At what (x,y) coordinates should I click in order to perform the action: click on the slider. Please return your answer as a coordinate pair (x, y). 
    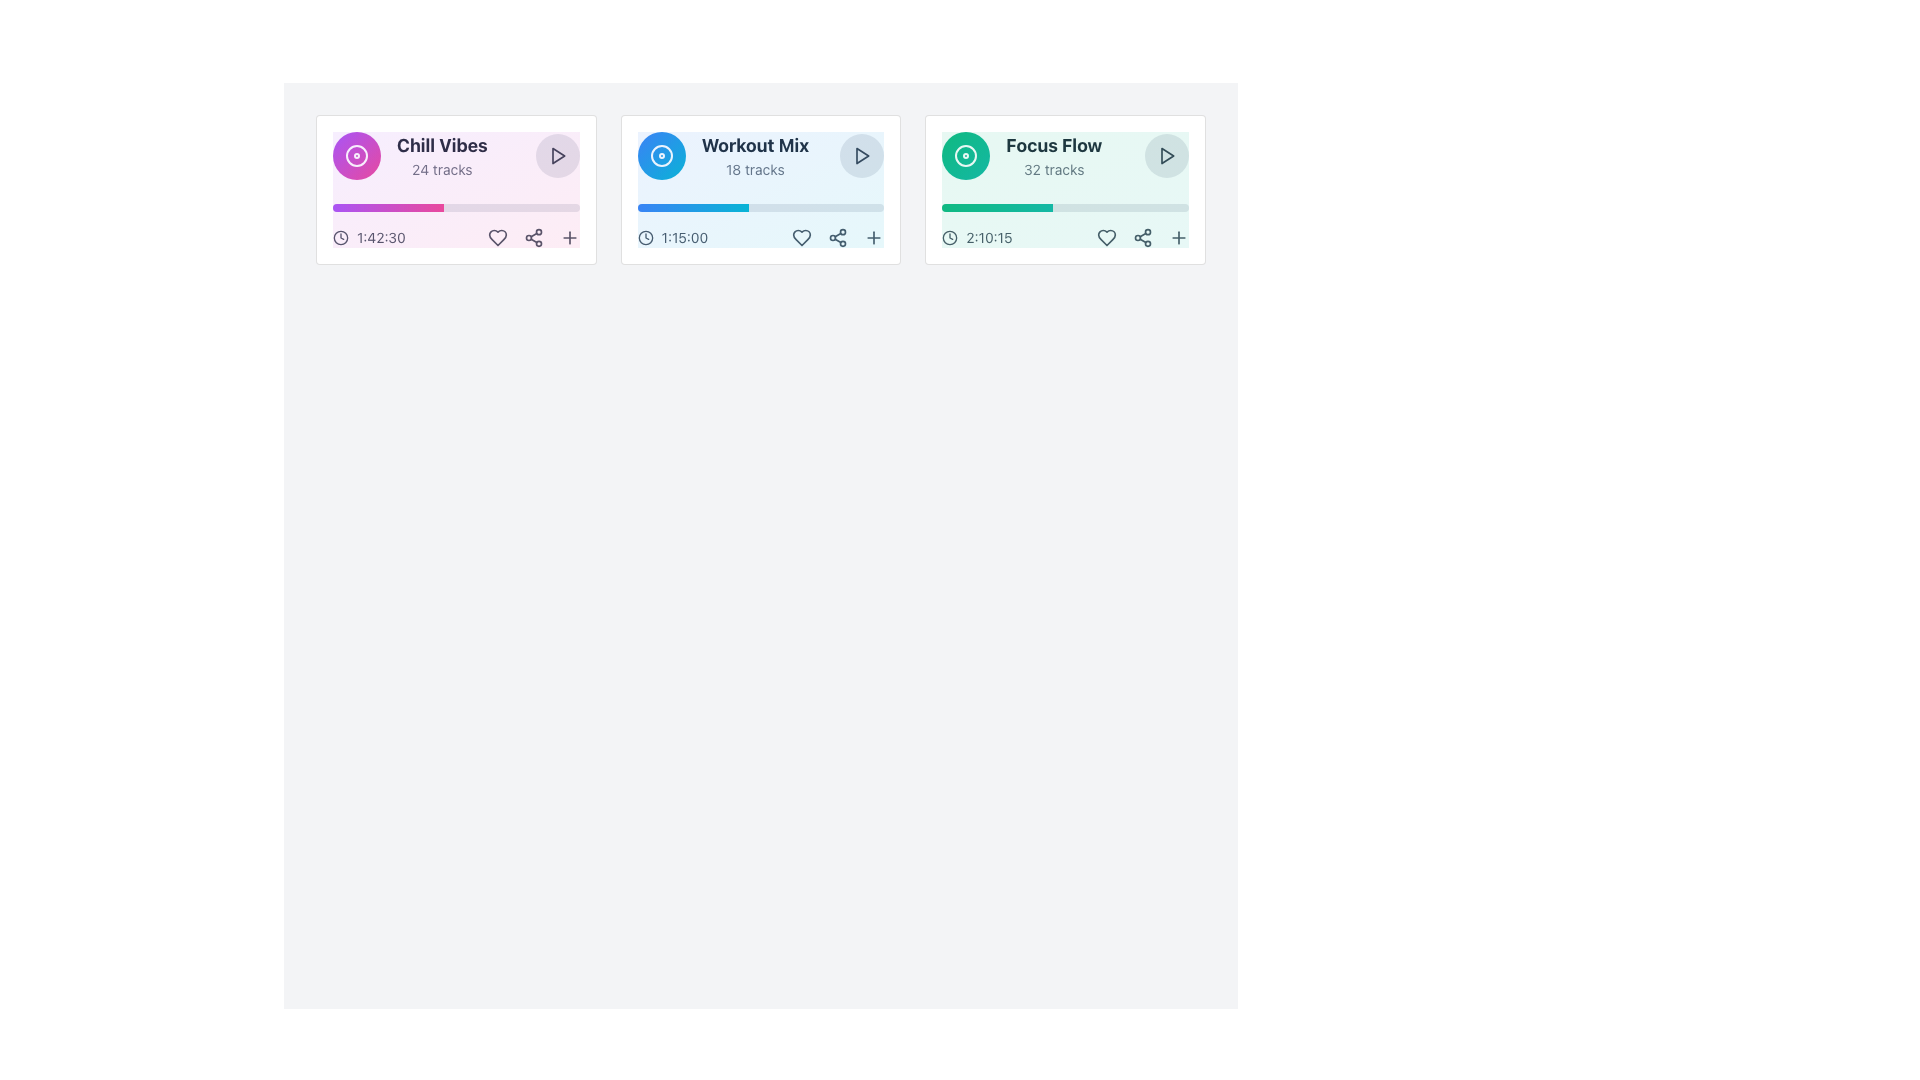
    Looking at the image, I should click on (722, 208).